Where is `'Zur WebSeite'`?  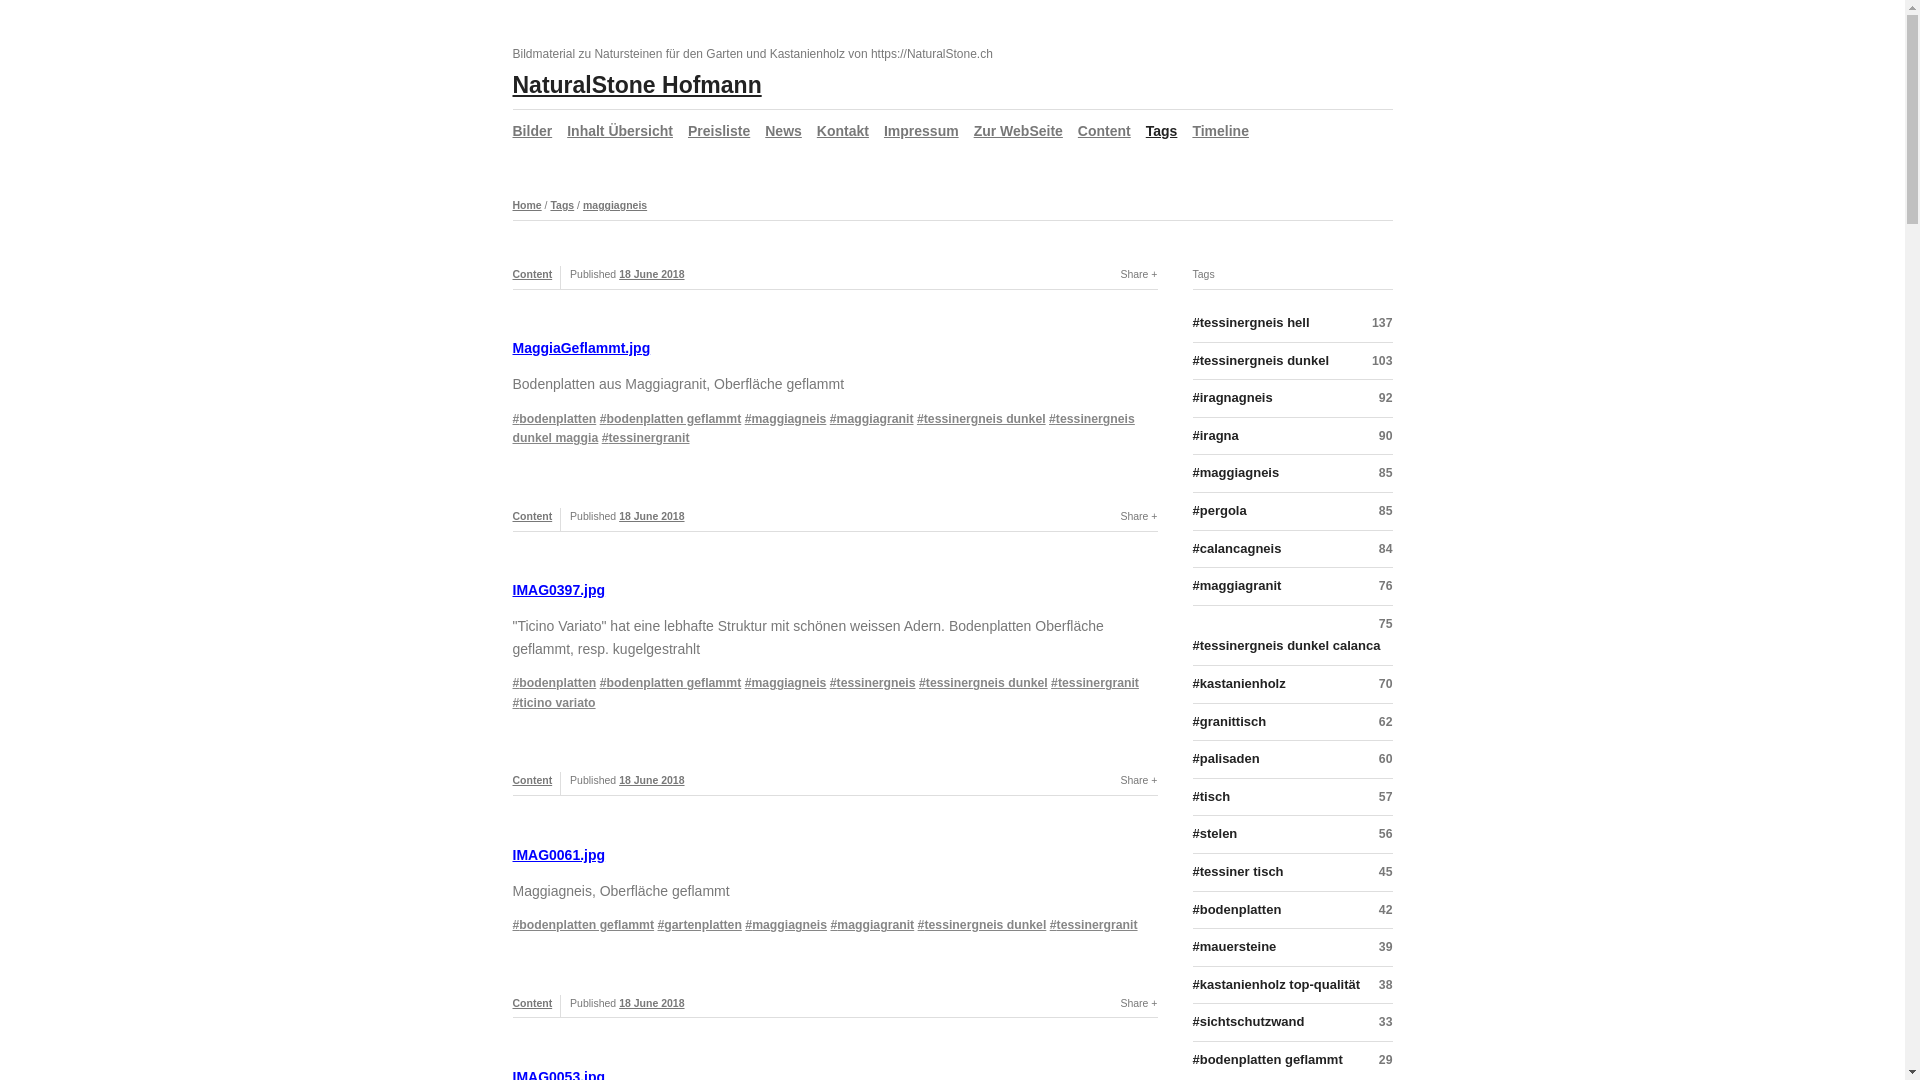 'Zur WebSeite' is located at coordinates (1018, 131).